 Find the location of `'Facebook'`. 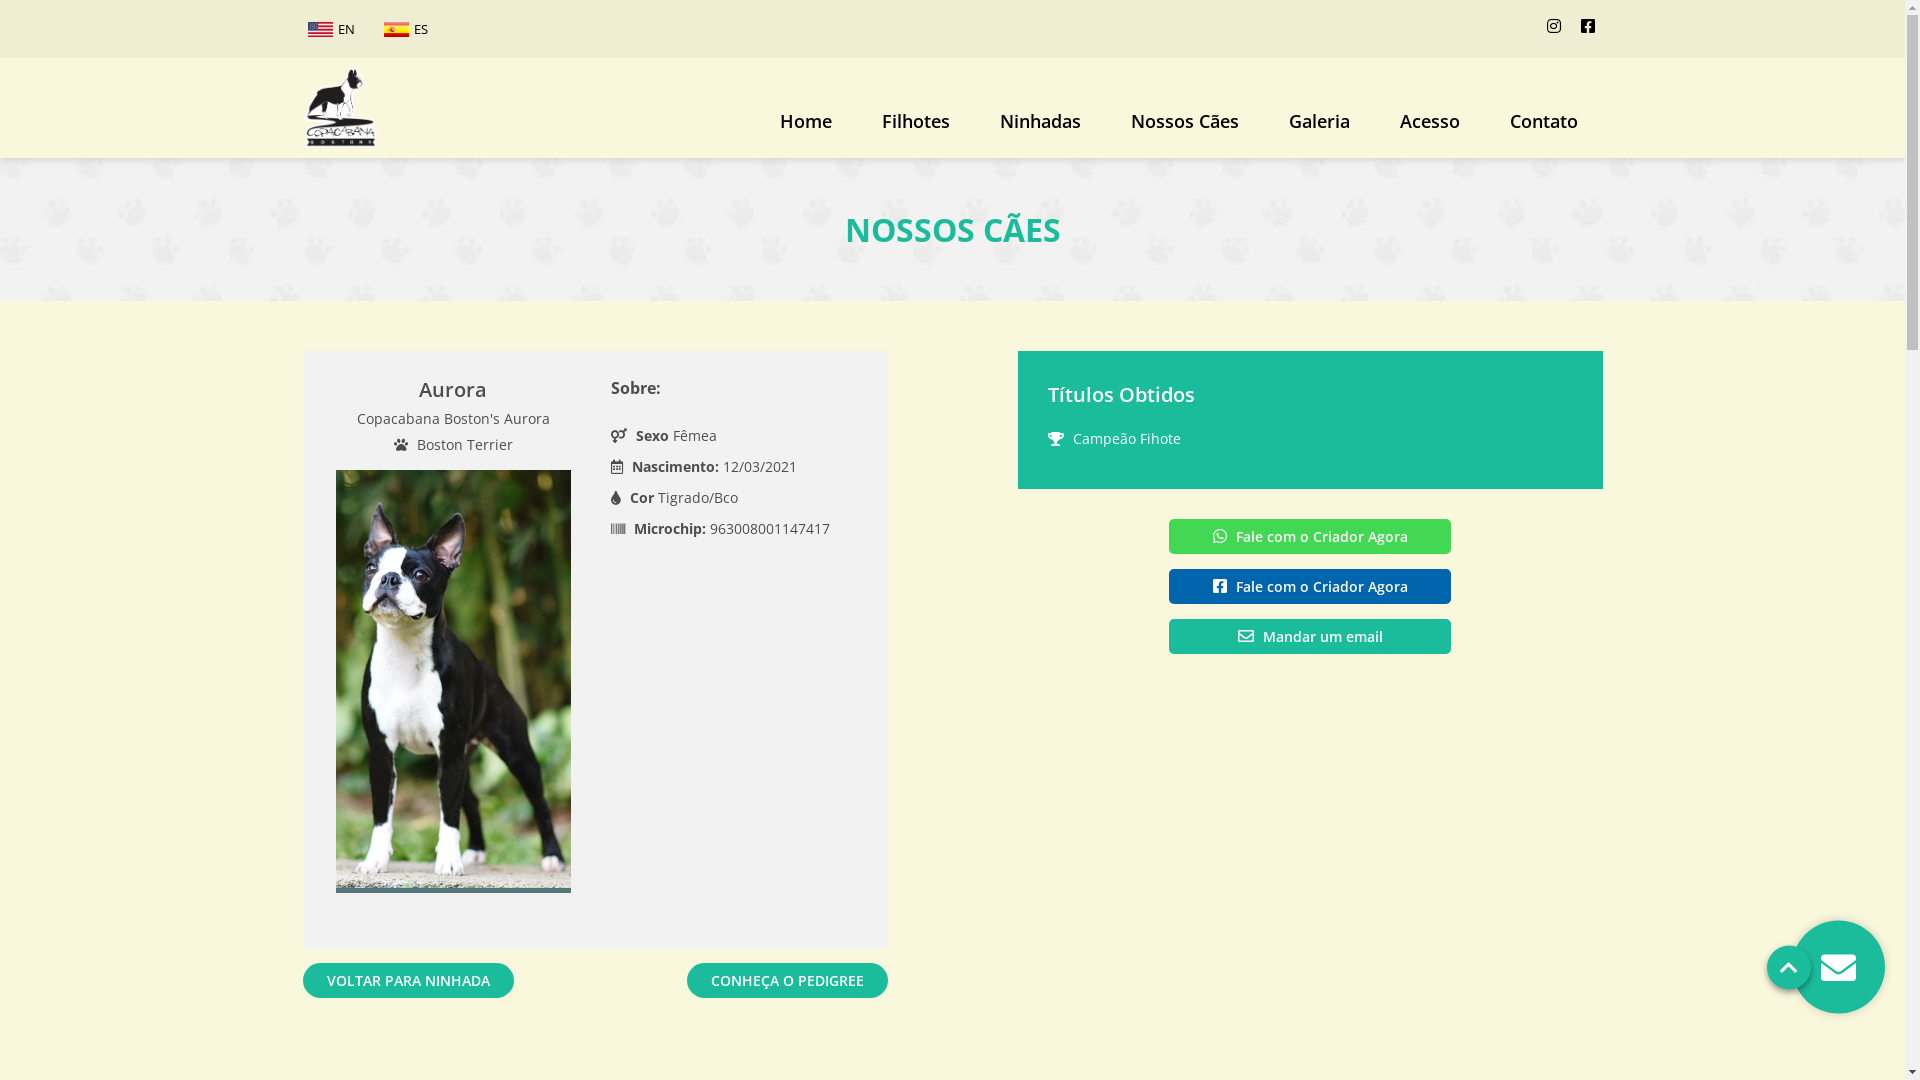

'Facebook' is located at coordinates (1586, 26).